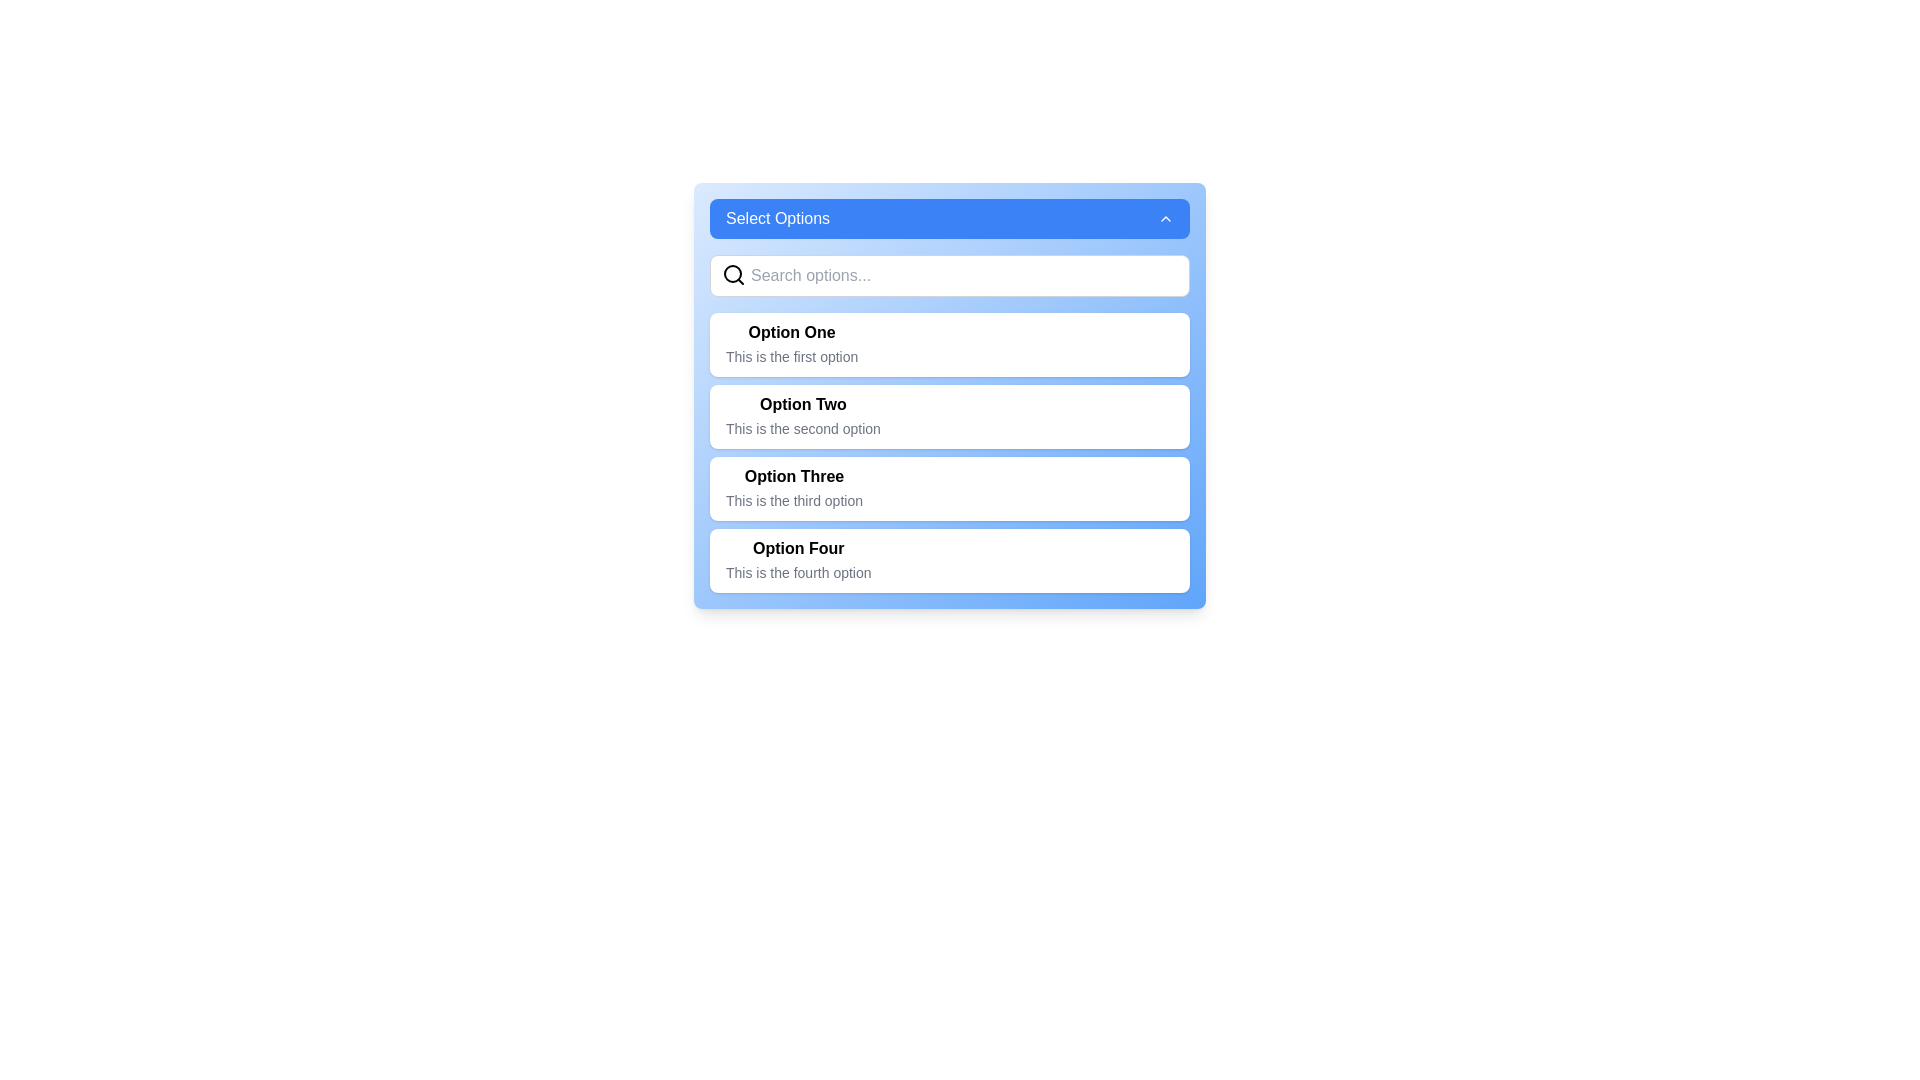 Image resolution: width=1920 pixels, height=1080 pixels. Describe the element at coordinates (776, 219) in the screenshot. I see `the 'Select Options' text label displayed in white font on a blue background` at that location.